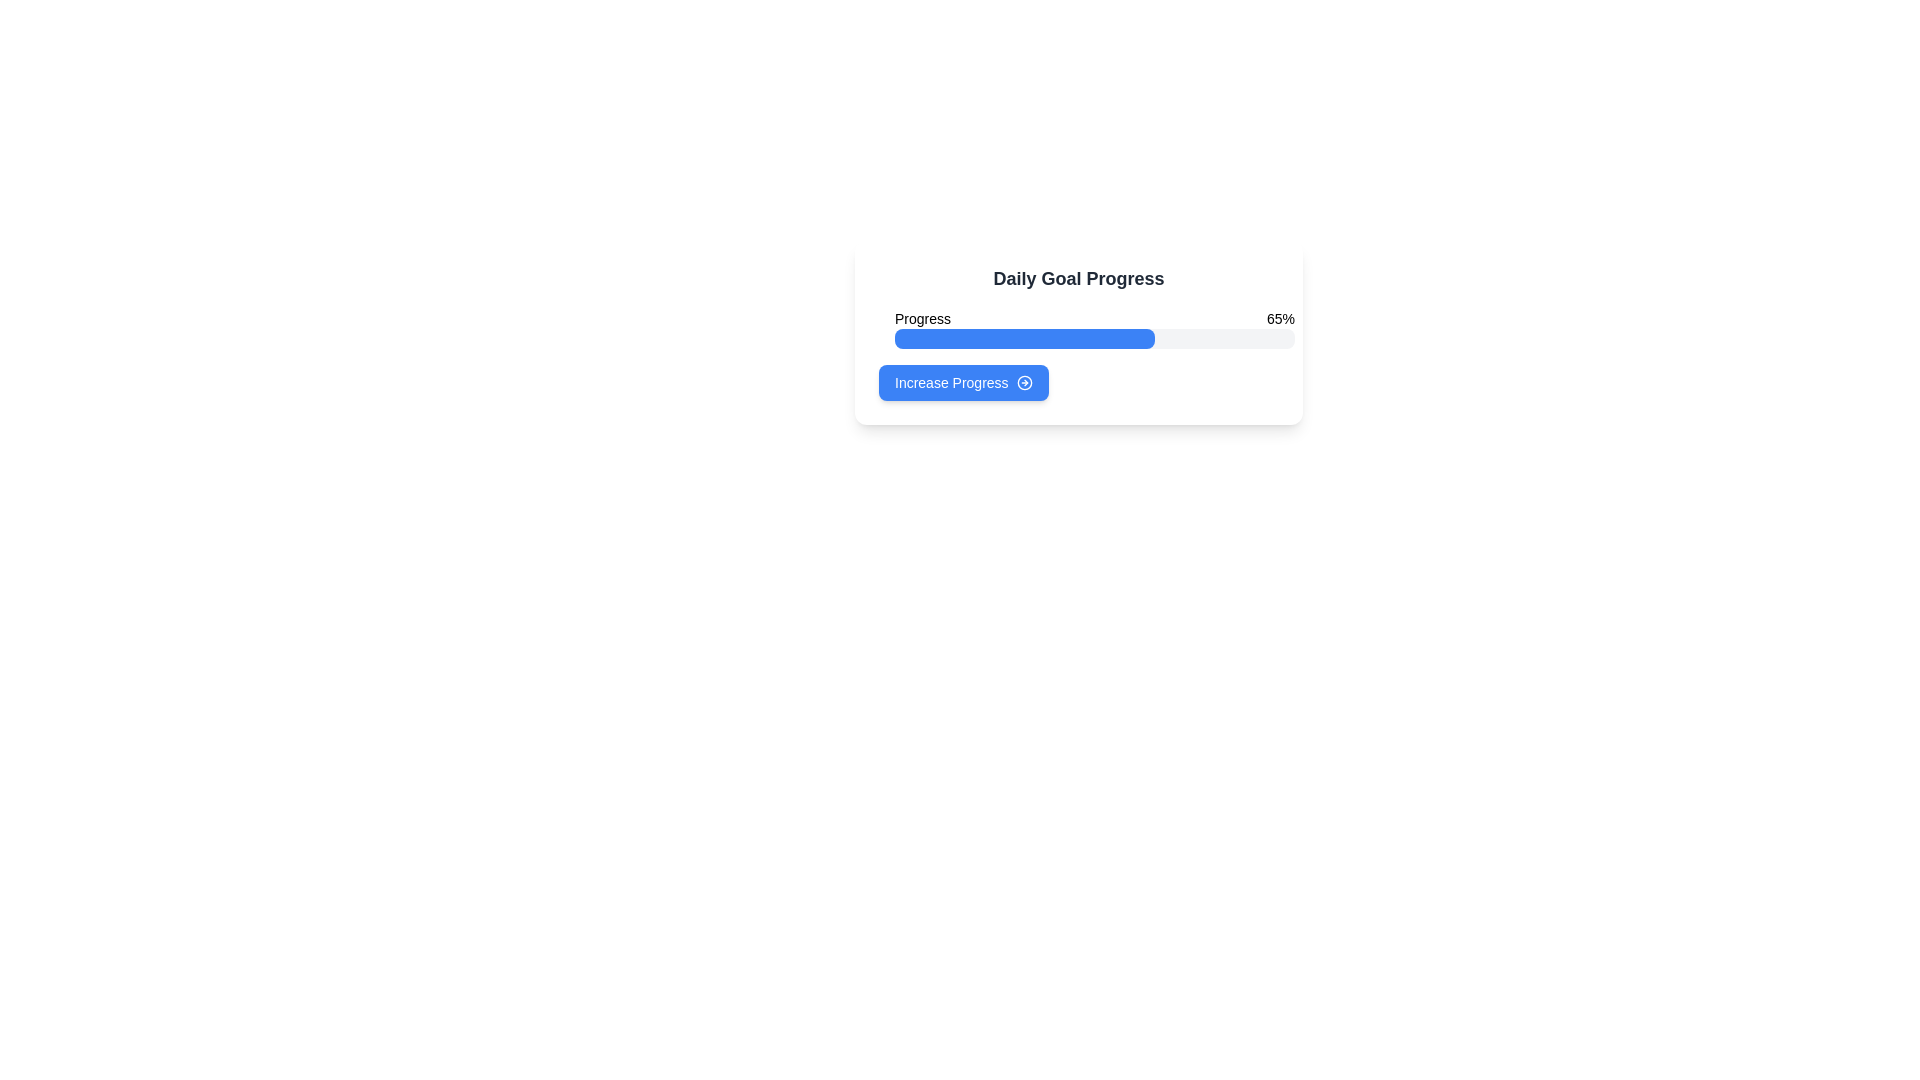 The width and height of the screenshot is (1920, 1080). What do you see at coordinates (1093, 327) in the screenshot?
I see `the horizontal progress bar labeled 'Progress' that shows 65% completion, located under the heading 'Daily Goal Progress'` at bounding box center [1093, 327].